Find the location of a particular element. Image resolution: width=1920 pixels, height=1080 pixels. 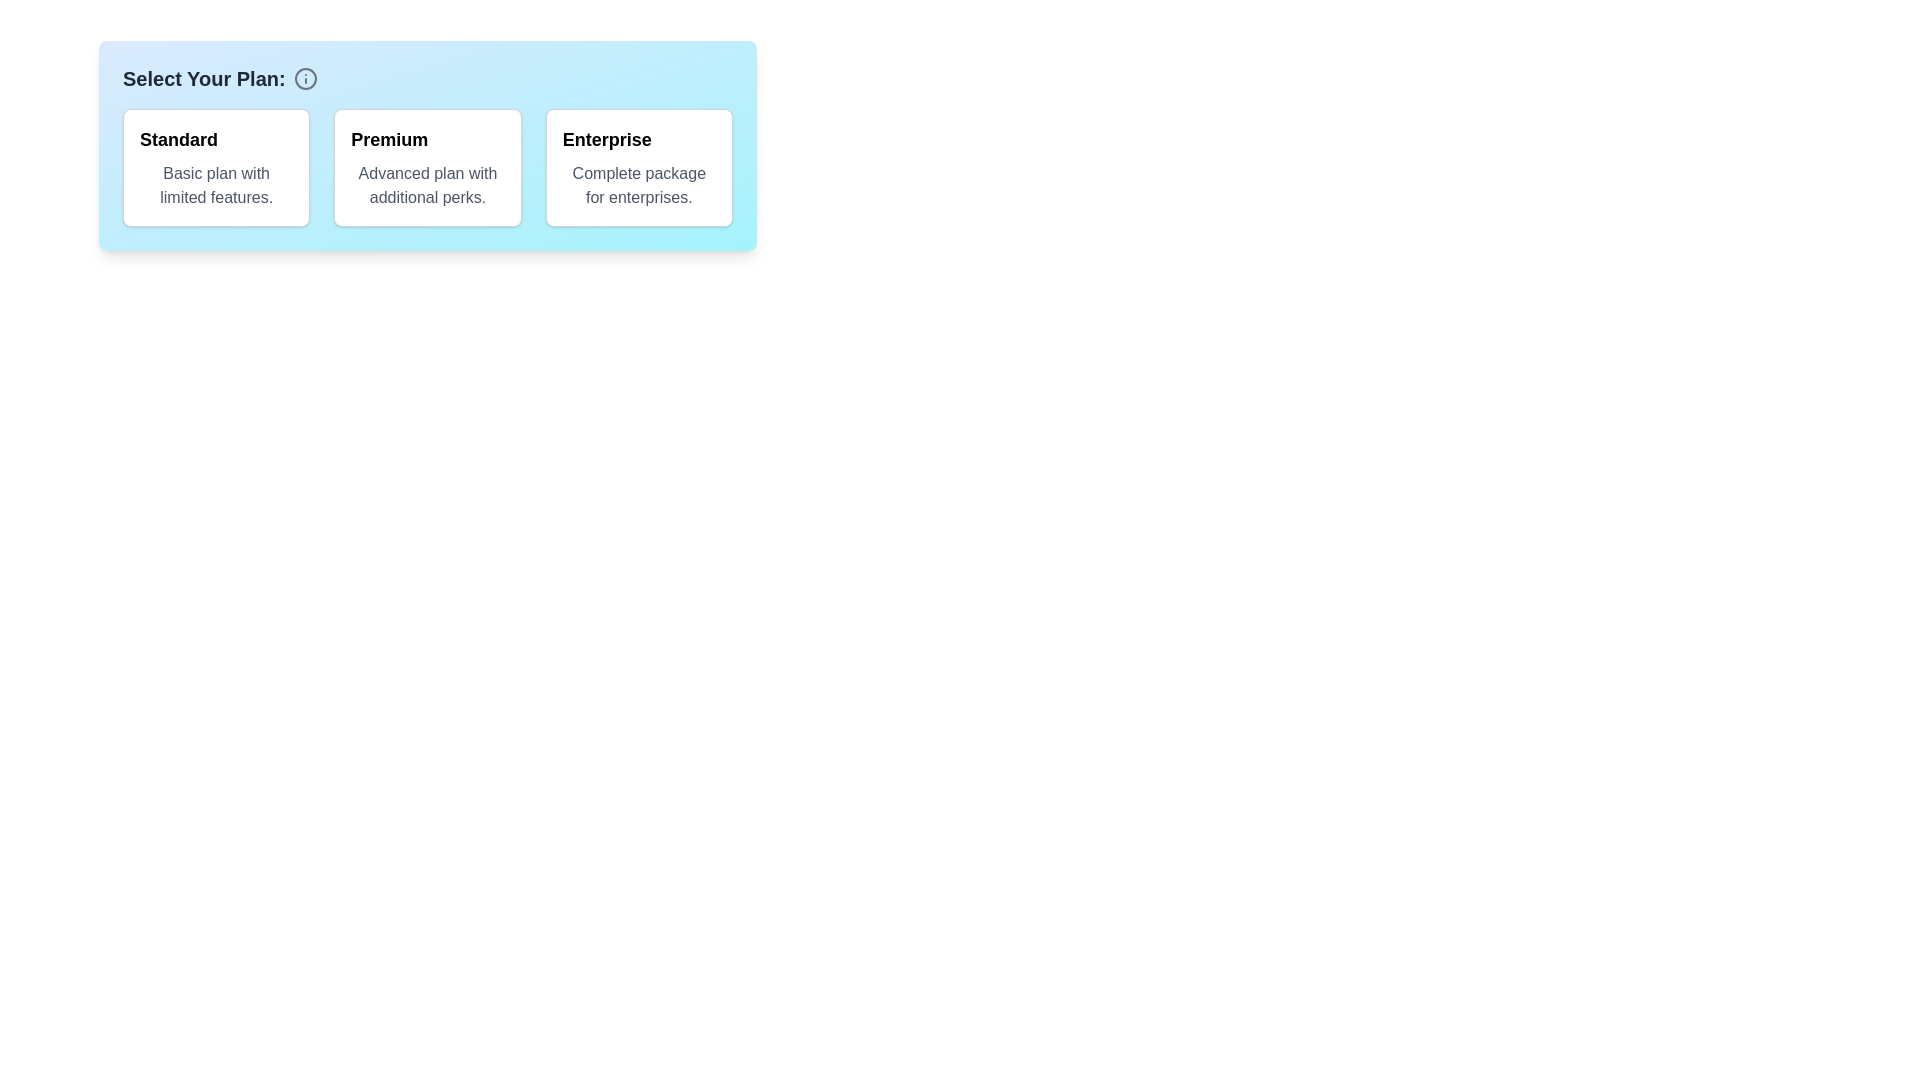

the 'Standard' text label which is styled as a heading and located at the top of a card-like structure is located at coordinates (178, 138).